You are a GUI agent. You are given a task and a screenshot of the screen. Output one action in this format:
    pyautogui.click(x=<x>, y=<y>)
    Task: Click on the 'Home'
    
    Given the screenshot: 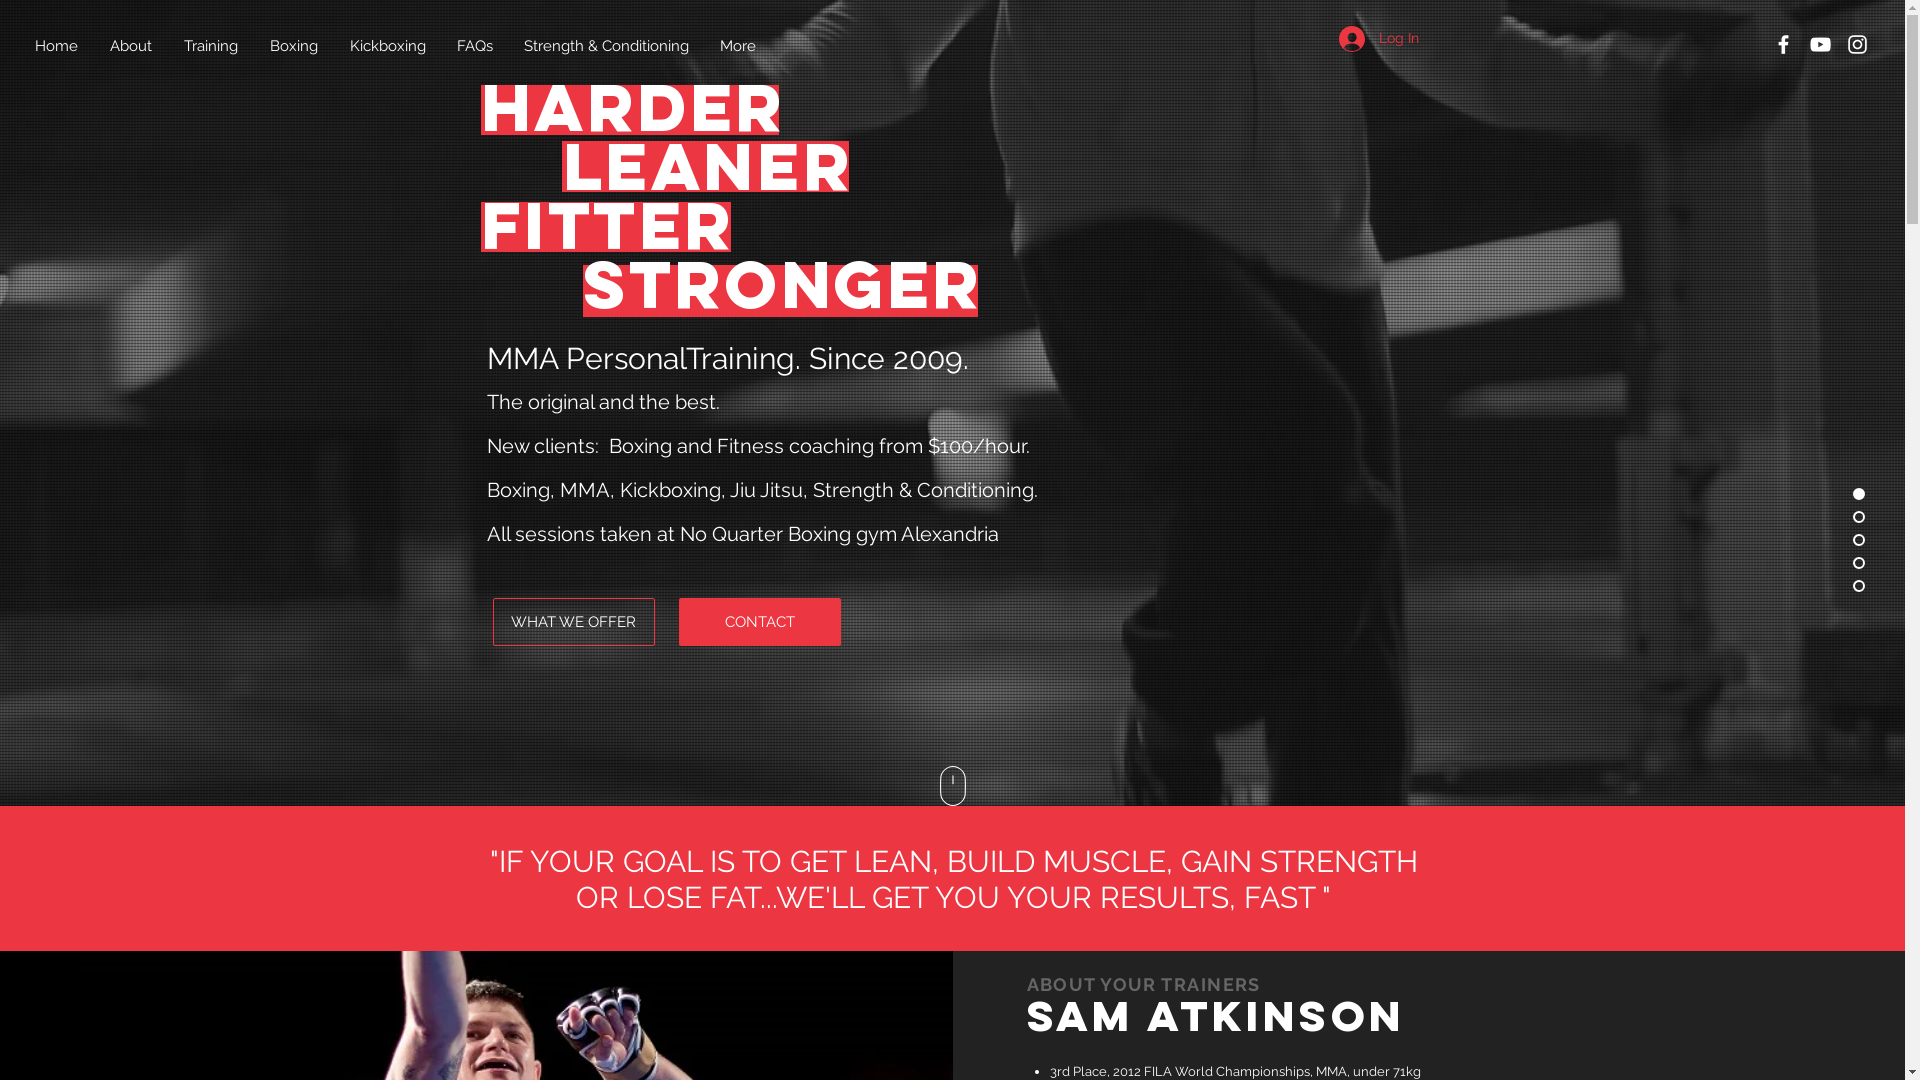 What is the action you would take?
    pyautogui.click(x=57, y=45)
    